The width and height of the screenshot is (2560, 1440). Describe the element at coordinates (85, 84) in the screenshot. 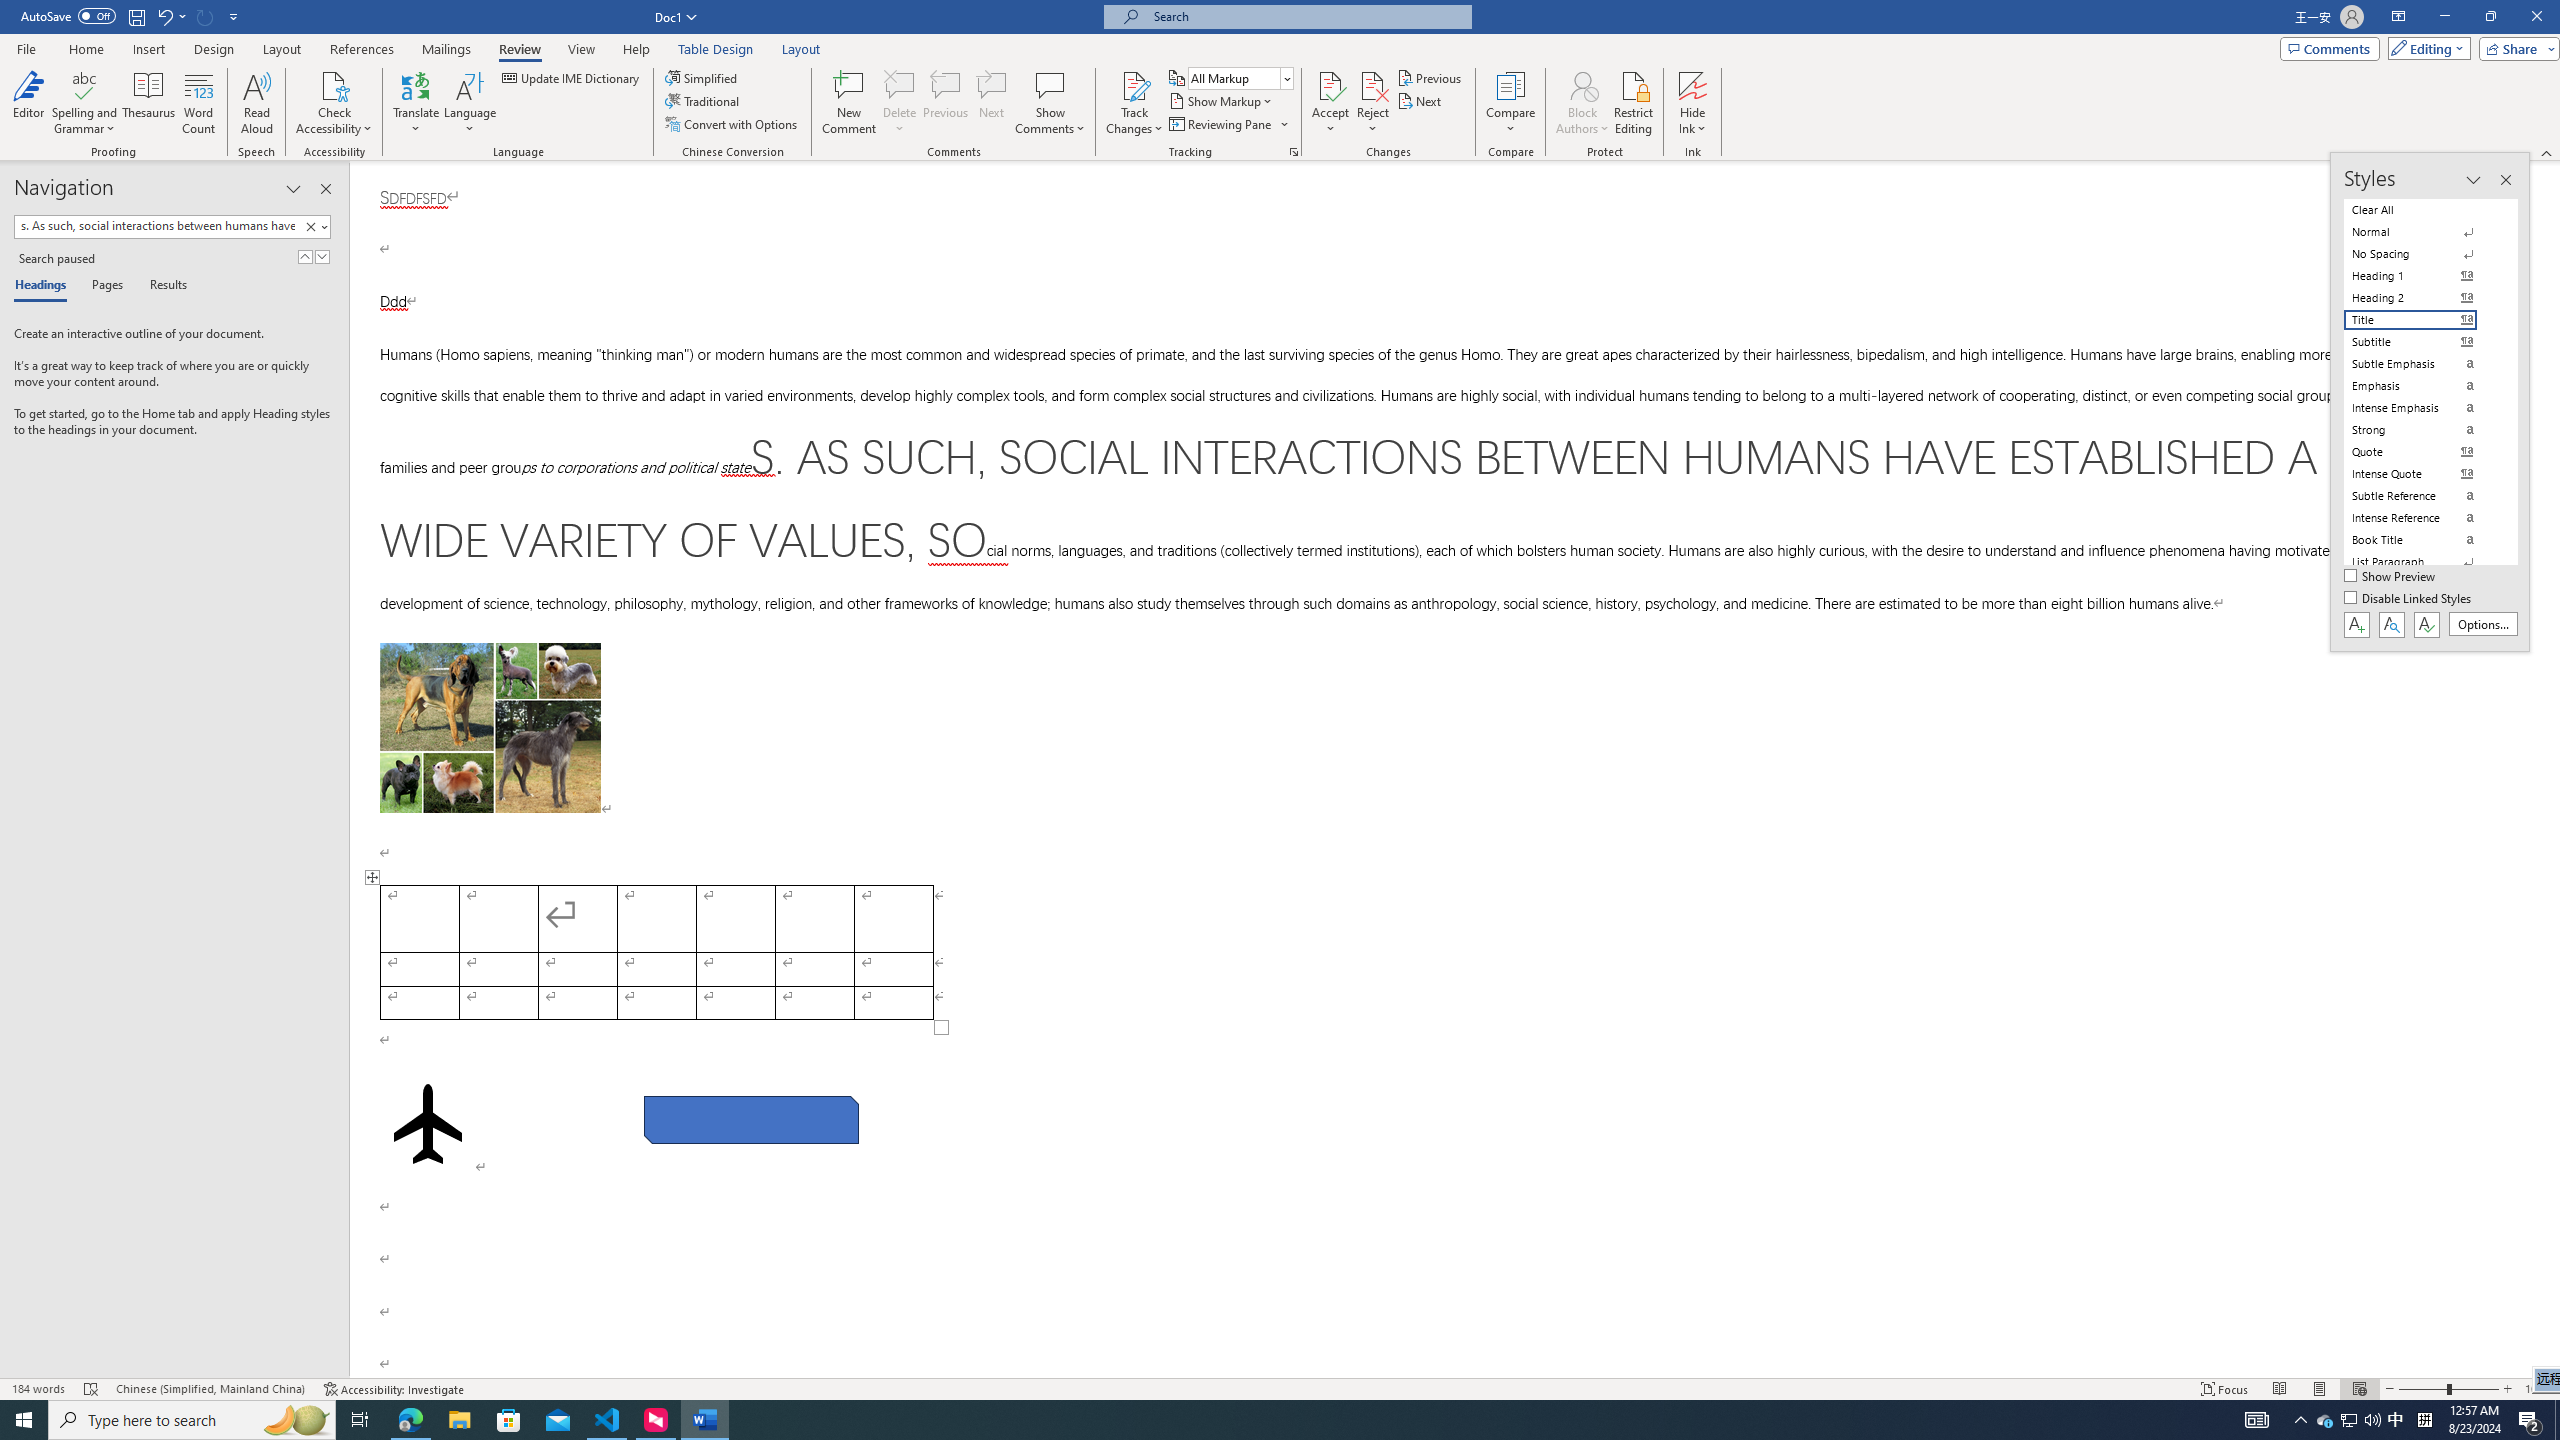

I see `'Spelling and Grammar'` at that location.